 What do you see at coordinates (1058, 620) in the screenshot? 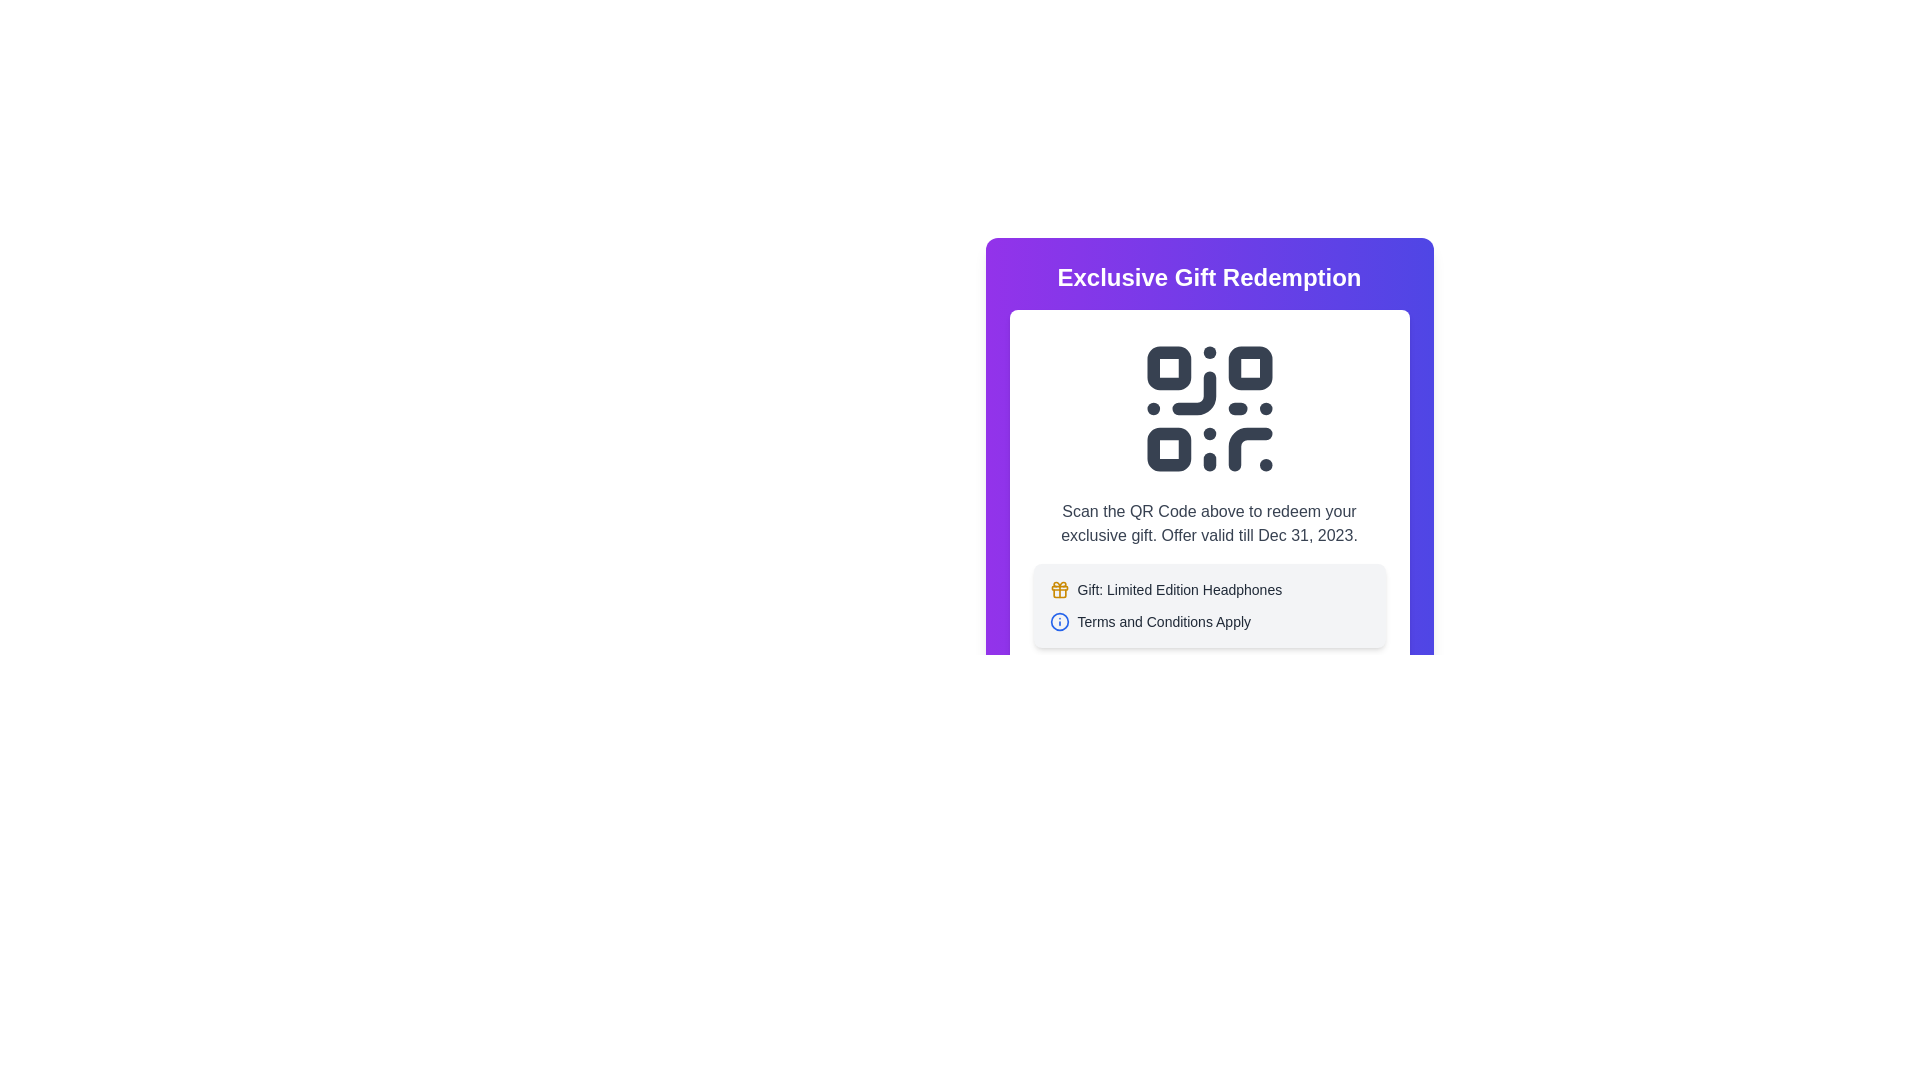
I see `the informational marker icon located to the left of the text 'Terms and Conditions Apply'` at bounding box center [1058, 620].